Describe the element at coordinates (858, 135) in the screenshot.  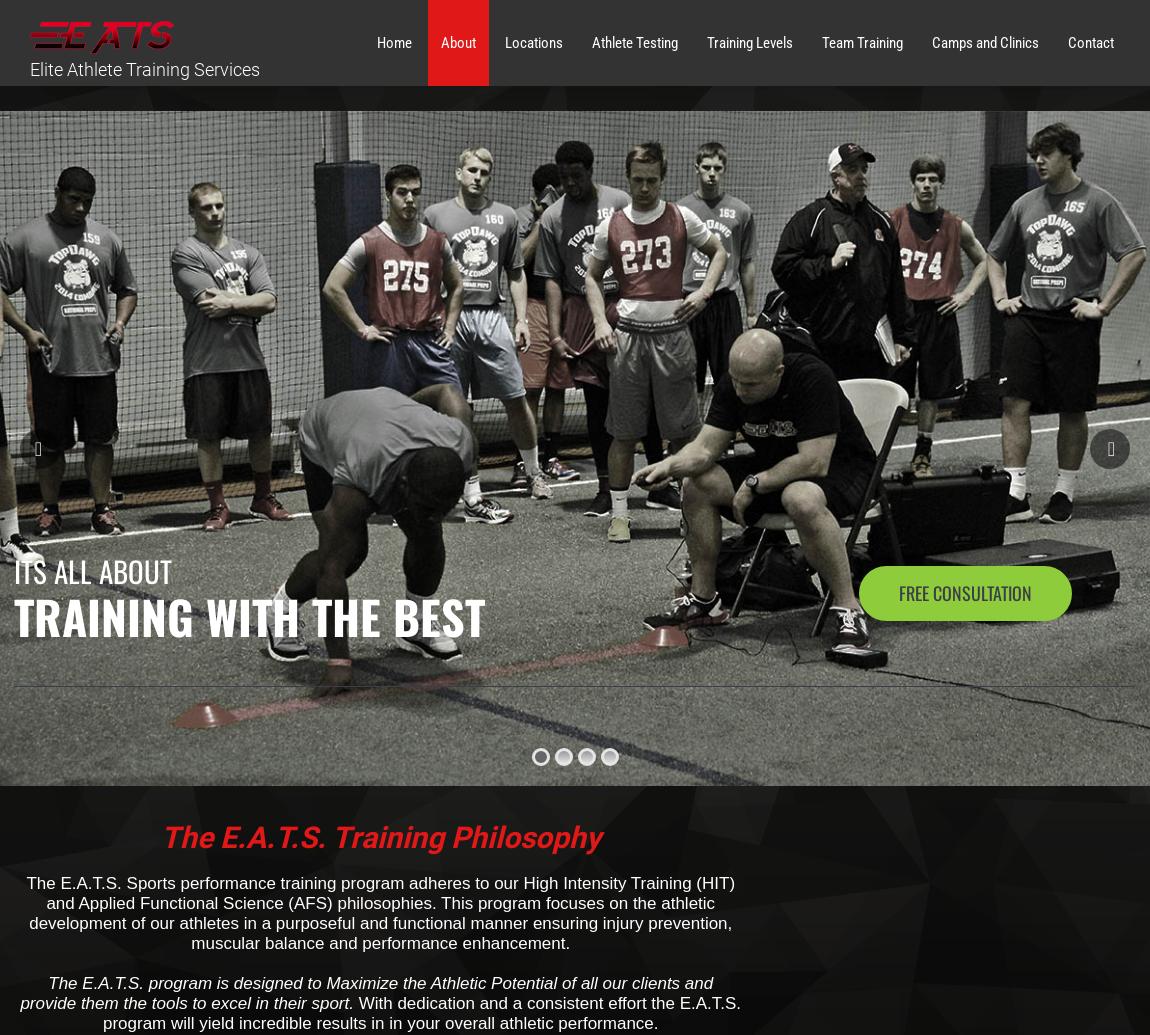
I see `'Category'` at that location.